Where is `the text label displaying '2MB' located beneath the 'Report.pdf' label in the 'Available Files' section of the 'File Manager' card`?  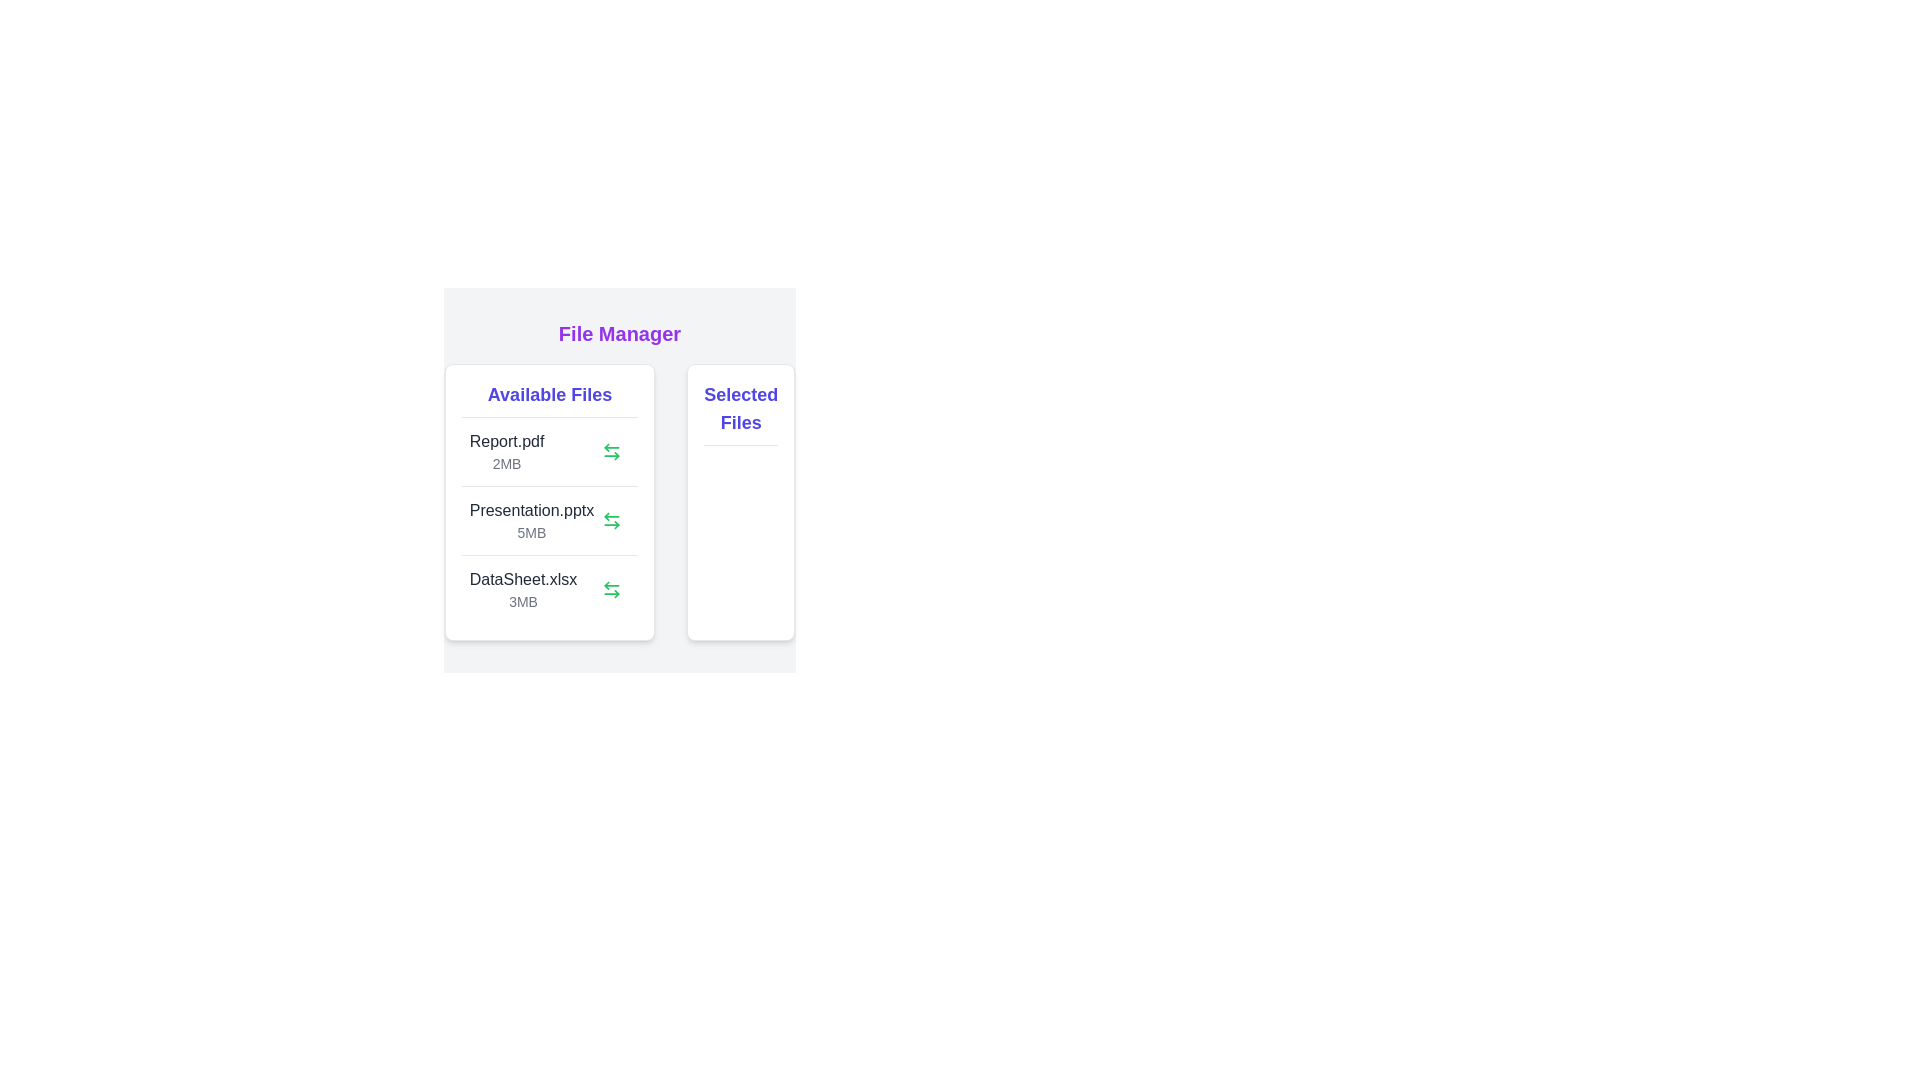
the text label displaying '2MB' located beneath the 'Report.pdf' label in the 'Available Files' section of the 'File Manager' card is located at coordinates (507, 463).